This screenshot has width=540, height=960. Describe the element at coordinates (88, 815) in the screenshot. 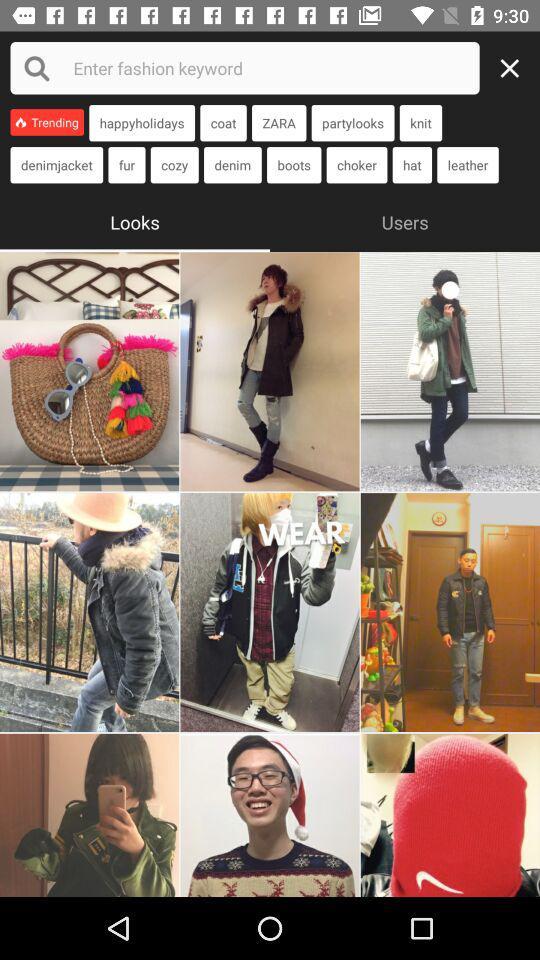

I see `look at the image` at that location.